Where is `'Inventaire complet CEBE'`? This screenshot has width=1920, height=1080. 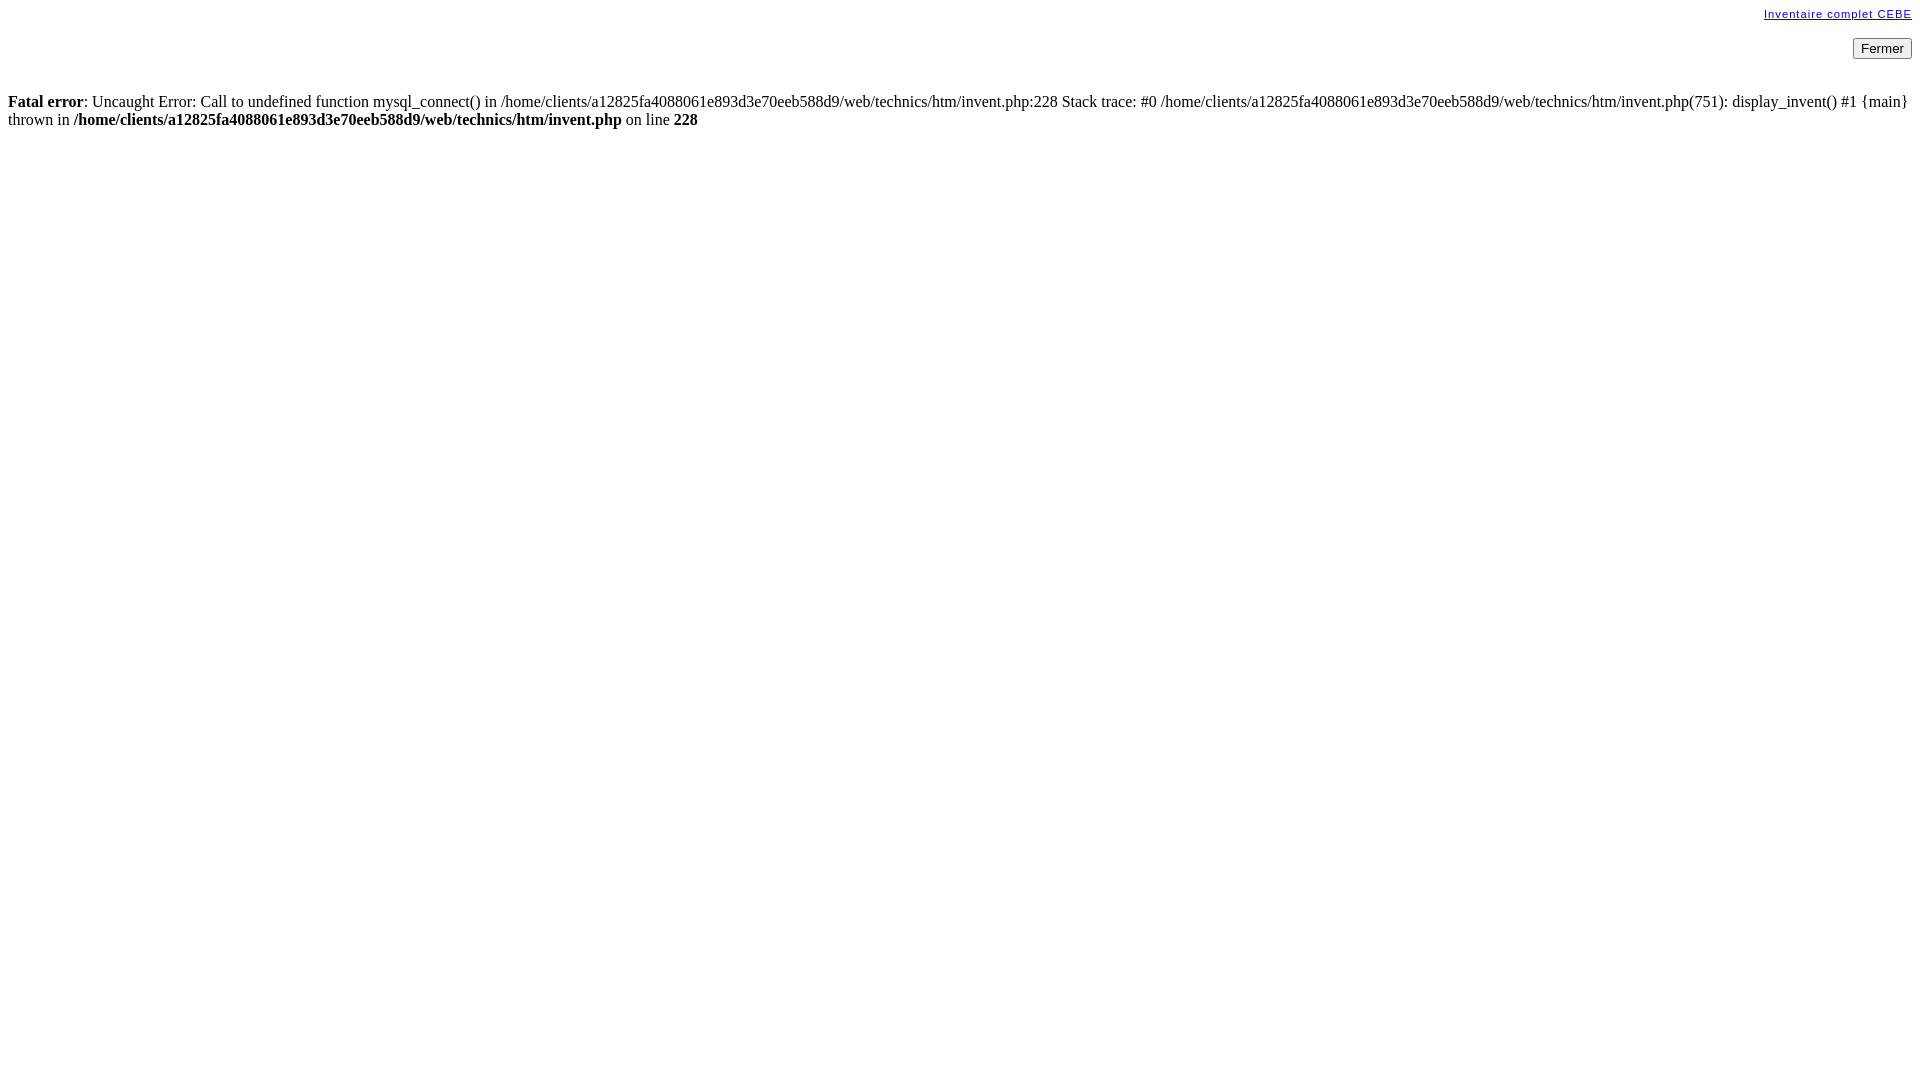 'Inventaire complet CEBE' is located at coordinates (1763, 14).